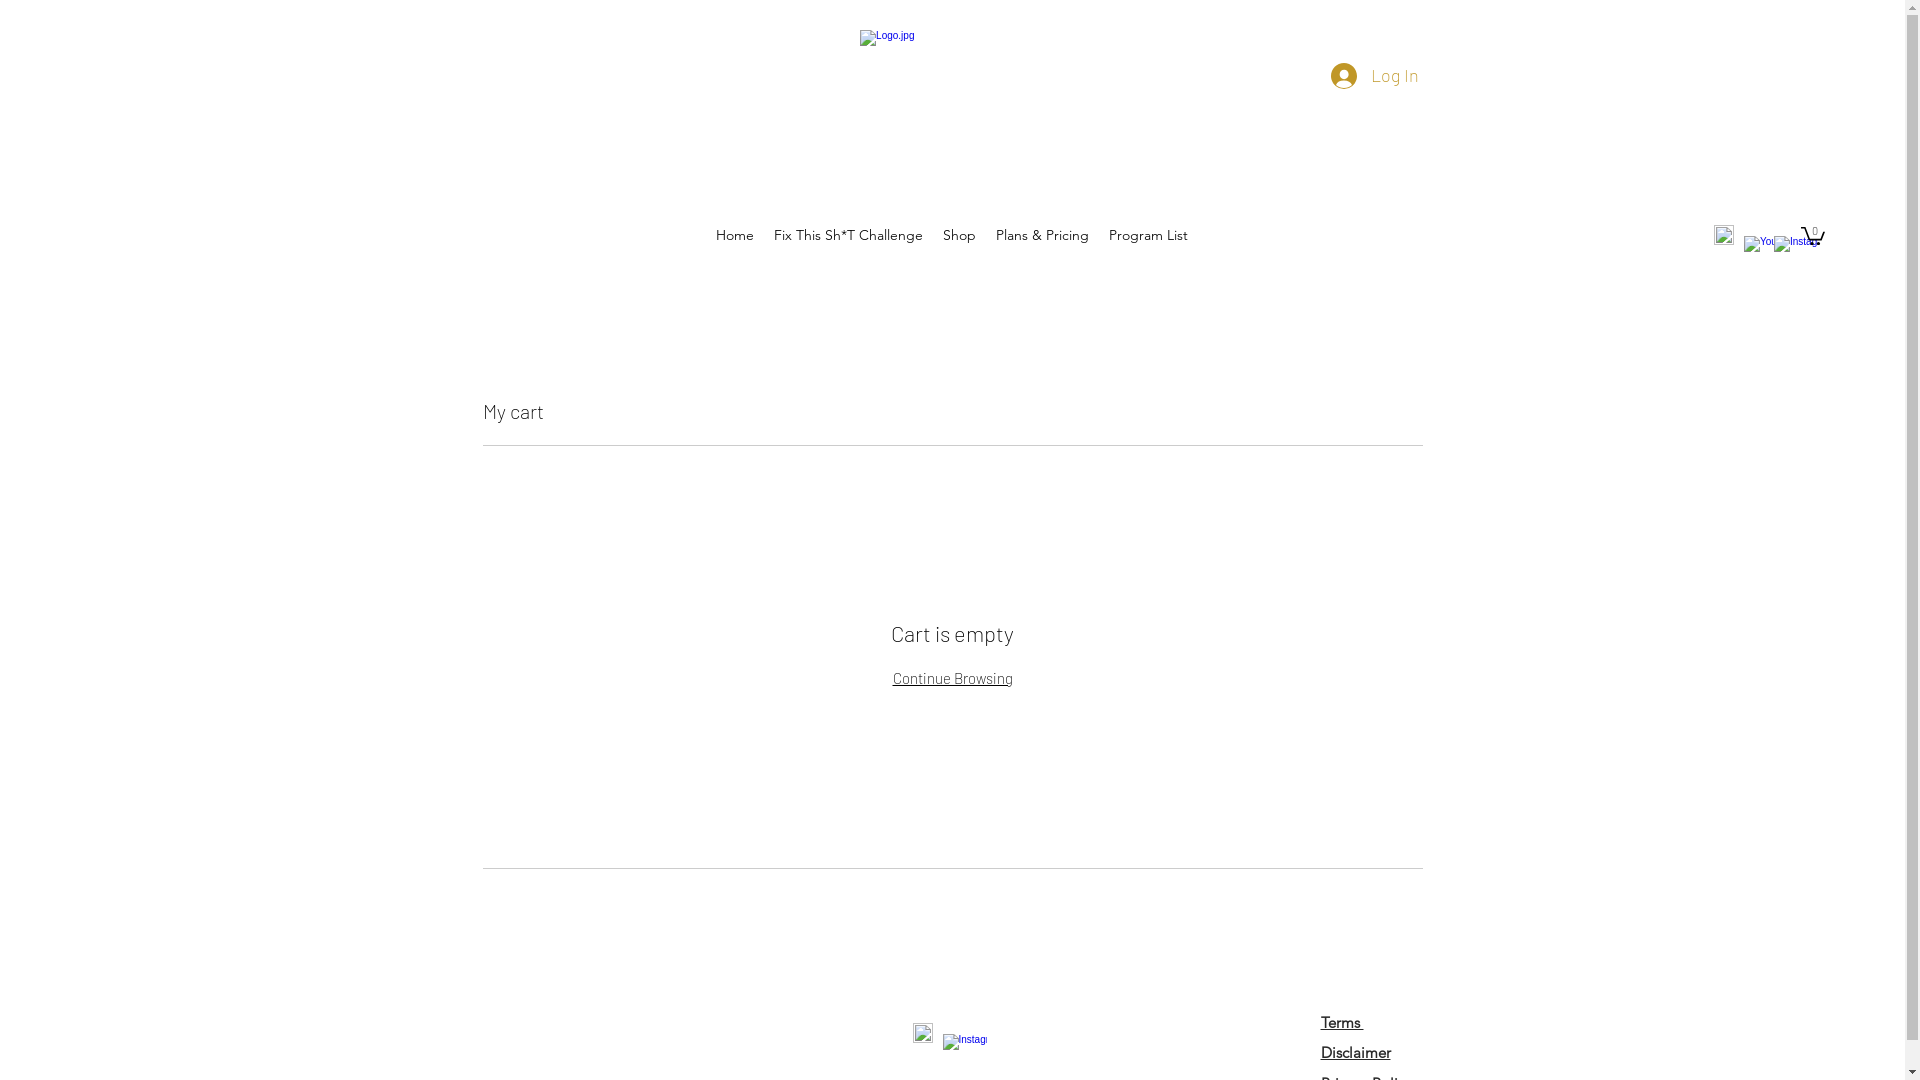 This screenshot has height=1080, width=1920. What do you see at coordinates (891, 677) in the screenshot?
I see `'Continue Browsing'` at bounding box center [891, 677].